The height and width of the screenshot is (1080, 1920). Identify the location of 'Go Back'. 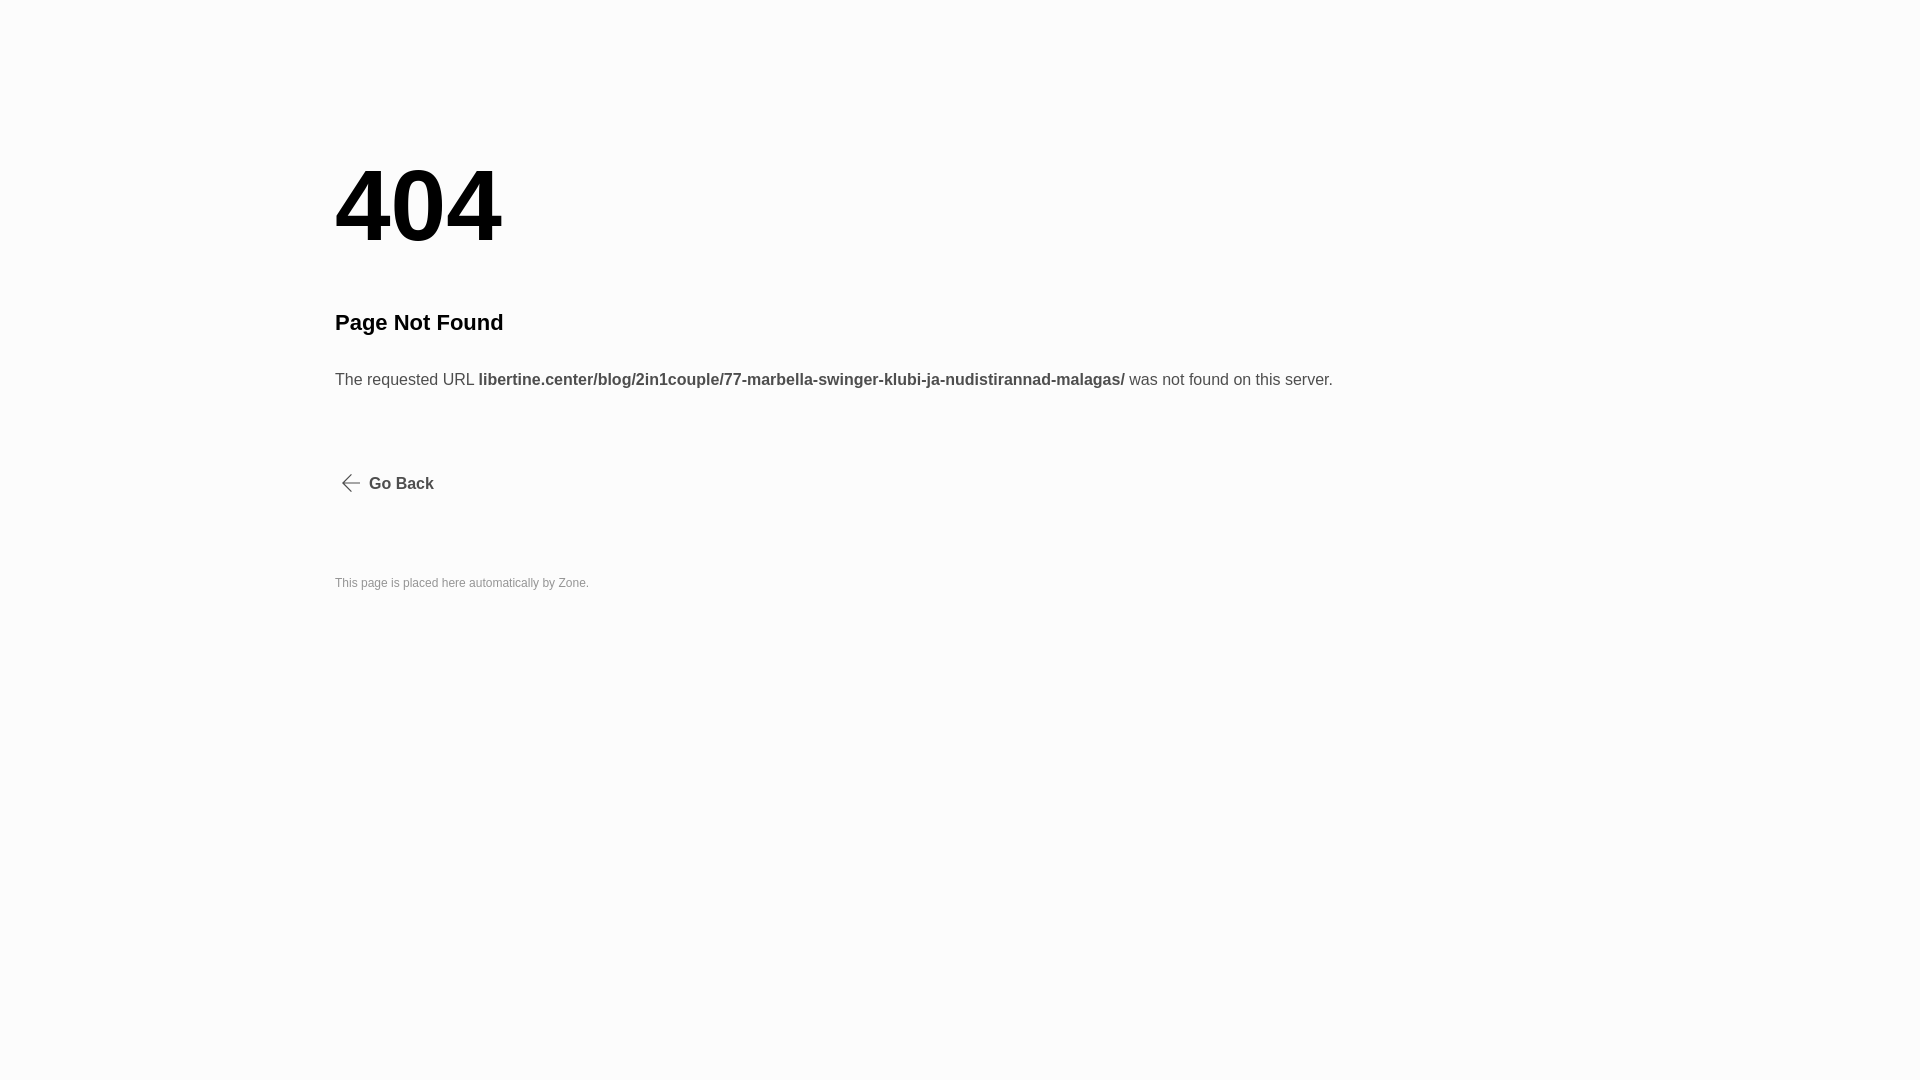
(335, 483).